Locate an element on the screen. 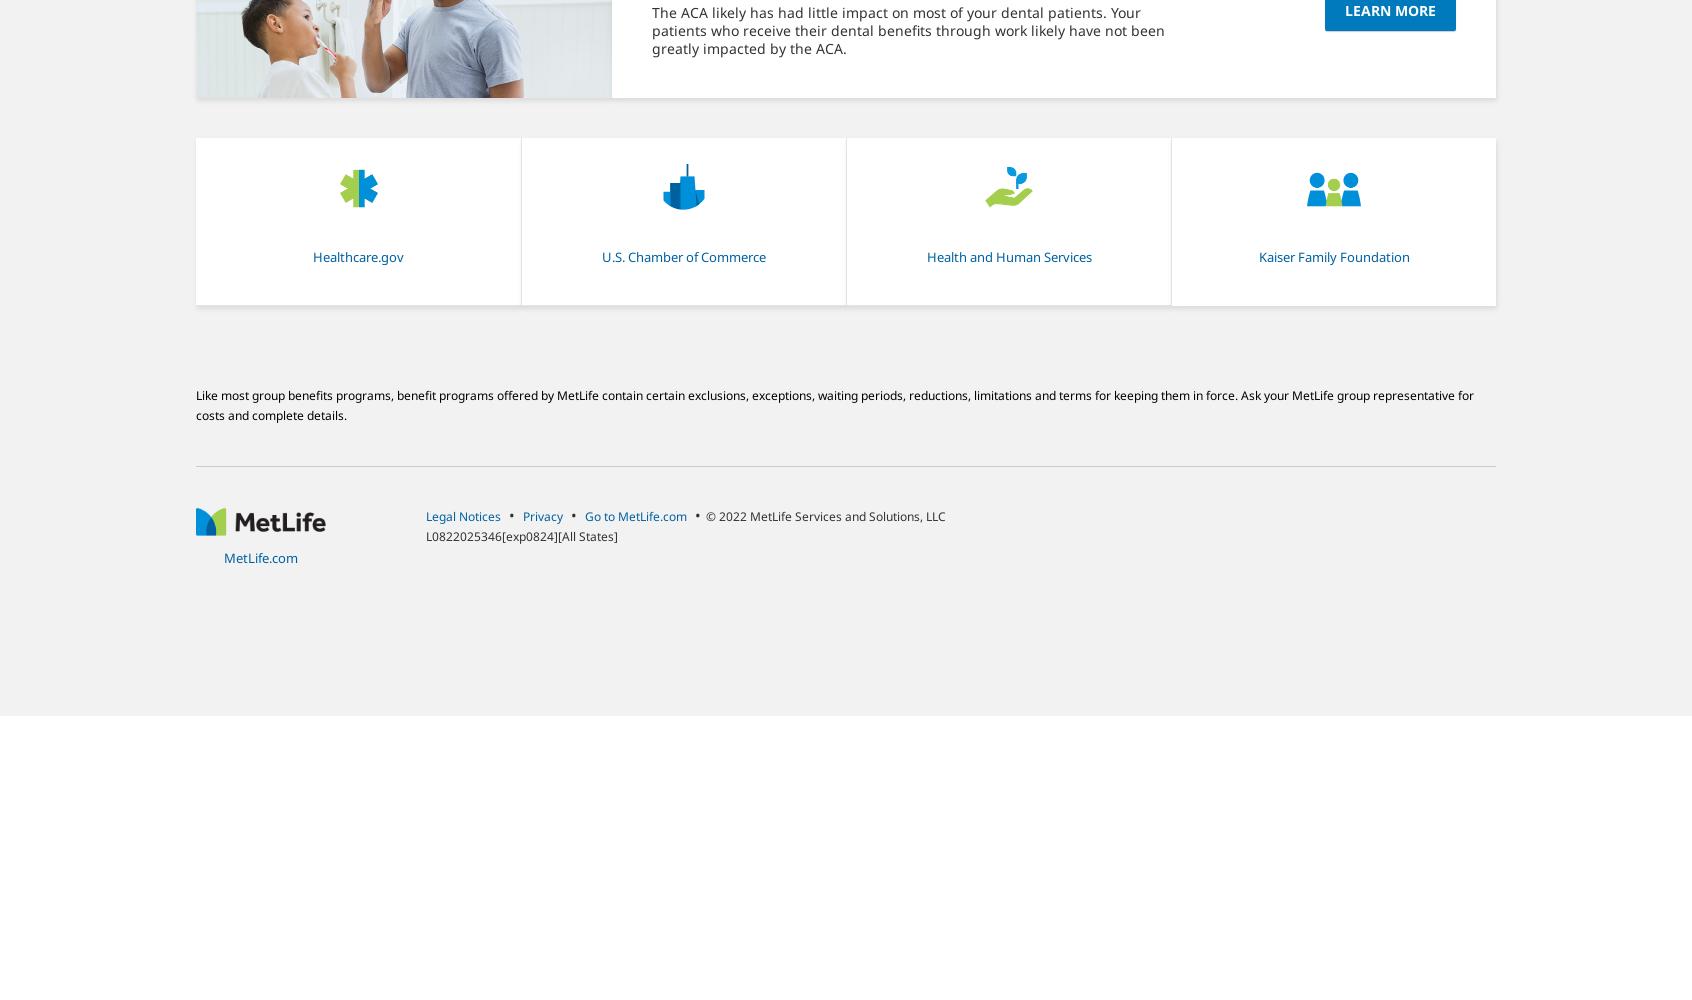 Image resolution: width=1692 pixels, height=1000 pixels. '© 2022 MetLife Services and Solutions, LLC' is located at coordinates (826, 515).